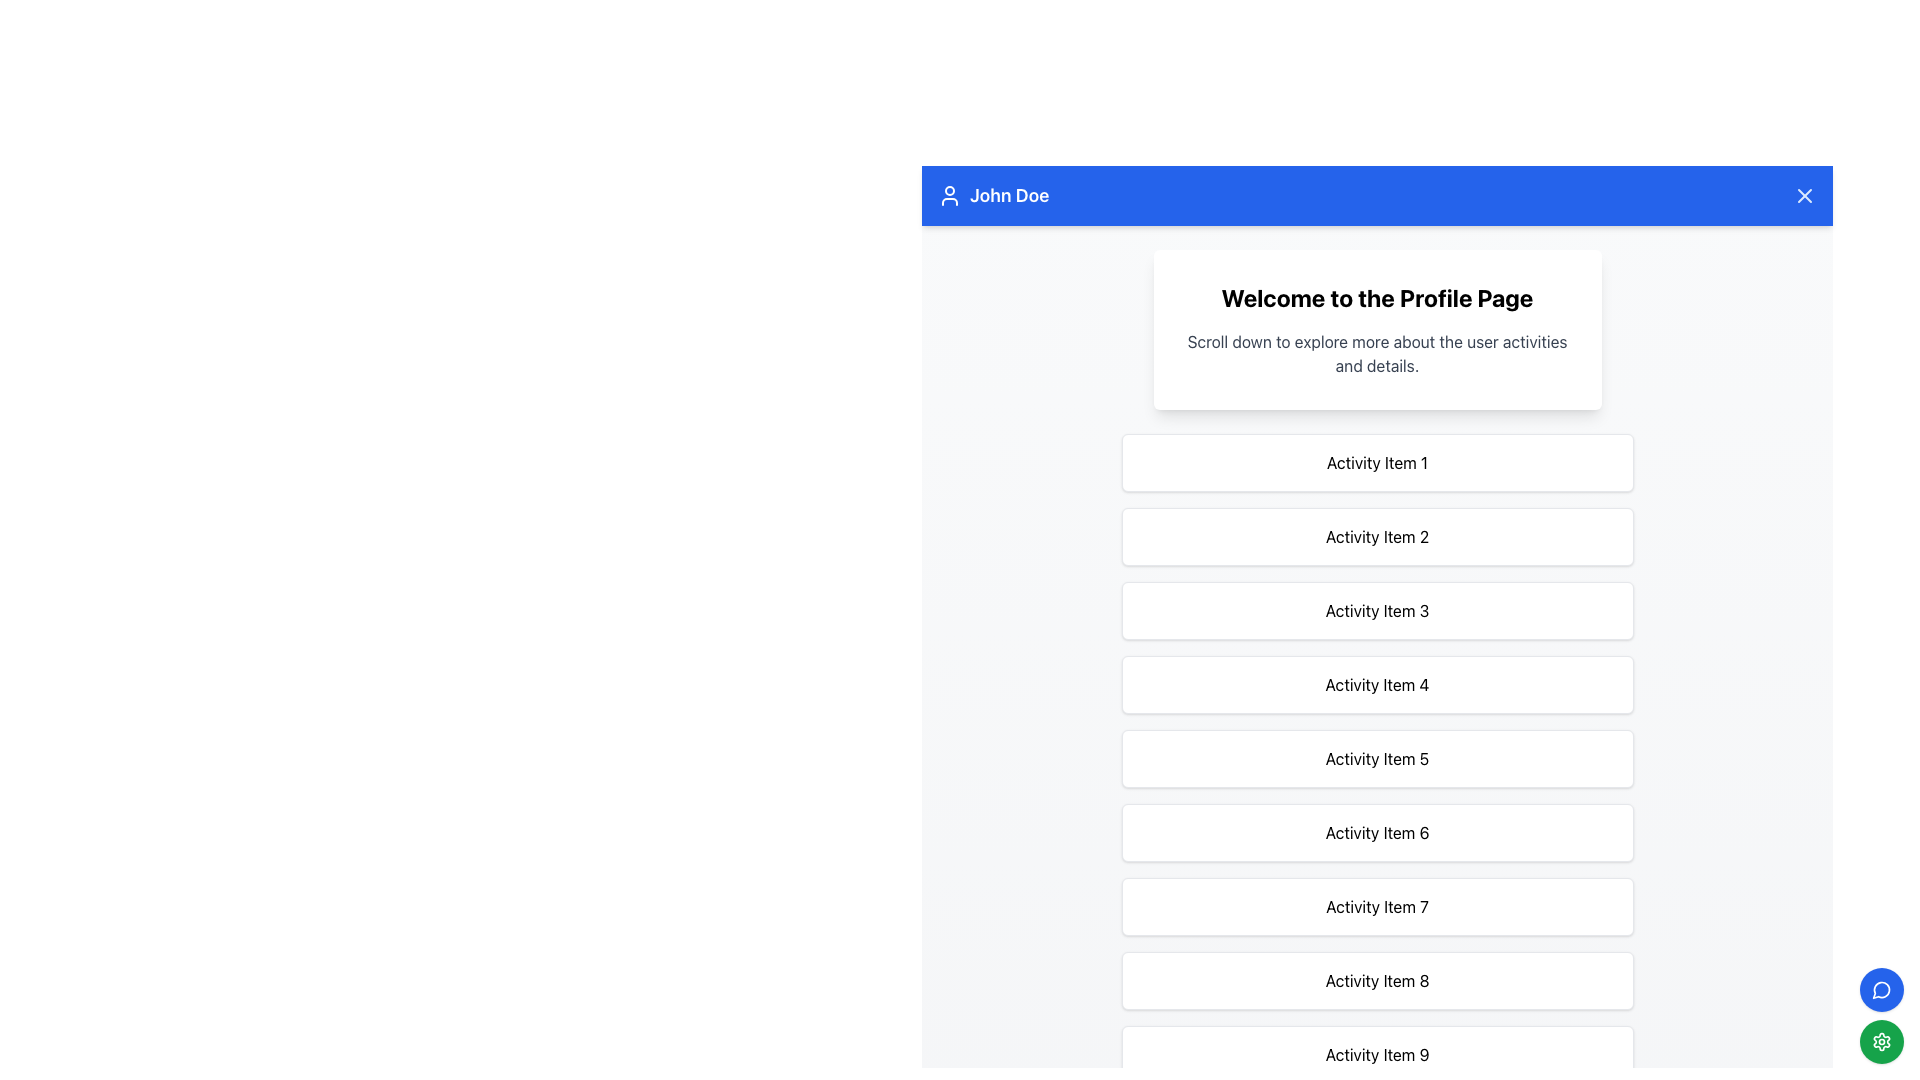 The image size is (1920, 1080). I want to click on the user profile icon located to the left of the text 'John Doe' in the upper blue header section of the page, so click(949, 196).